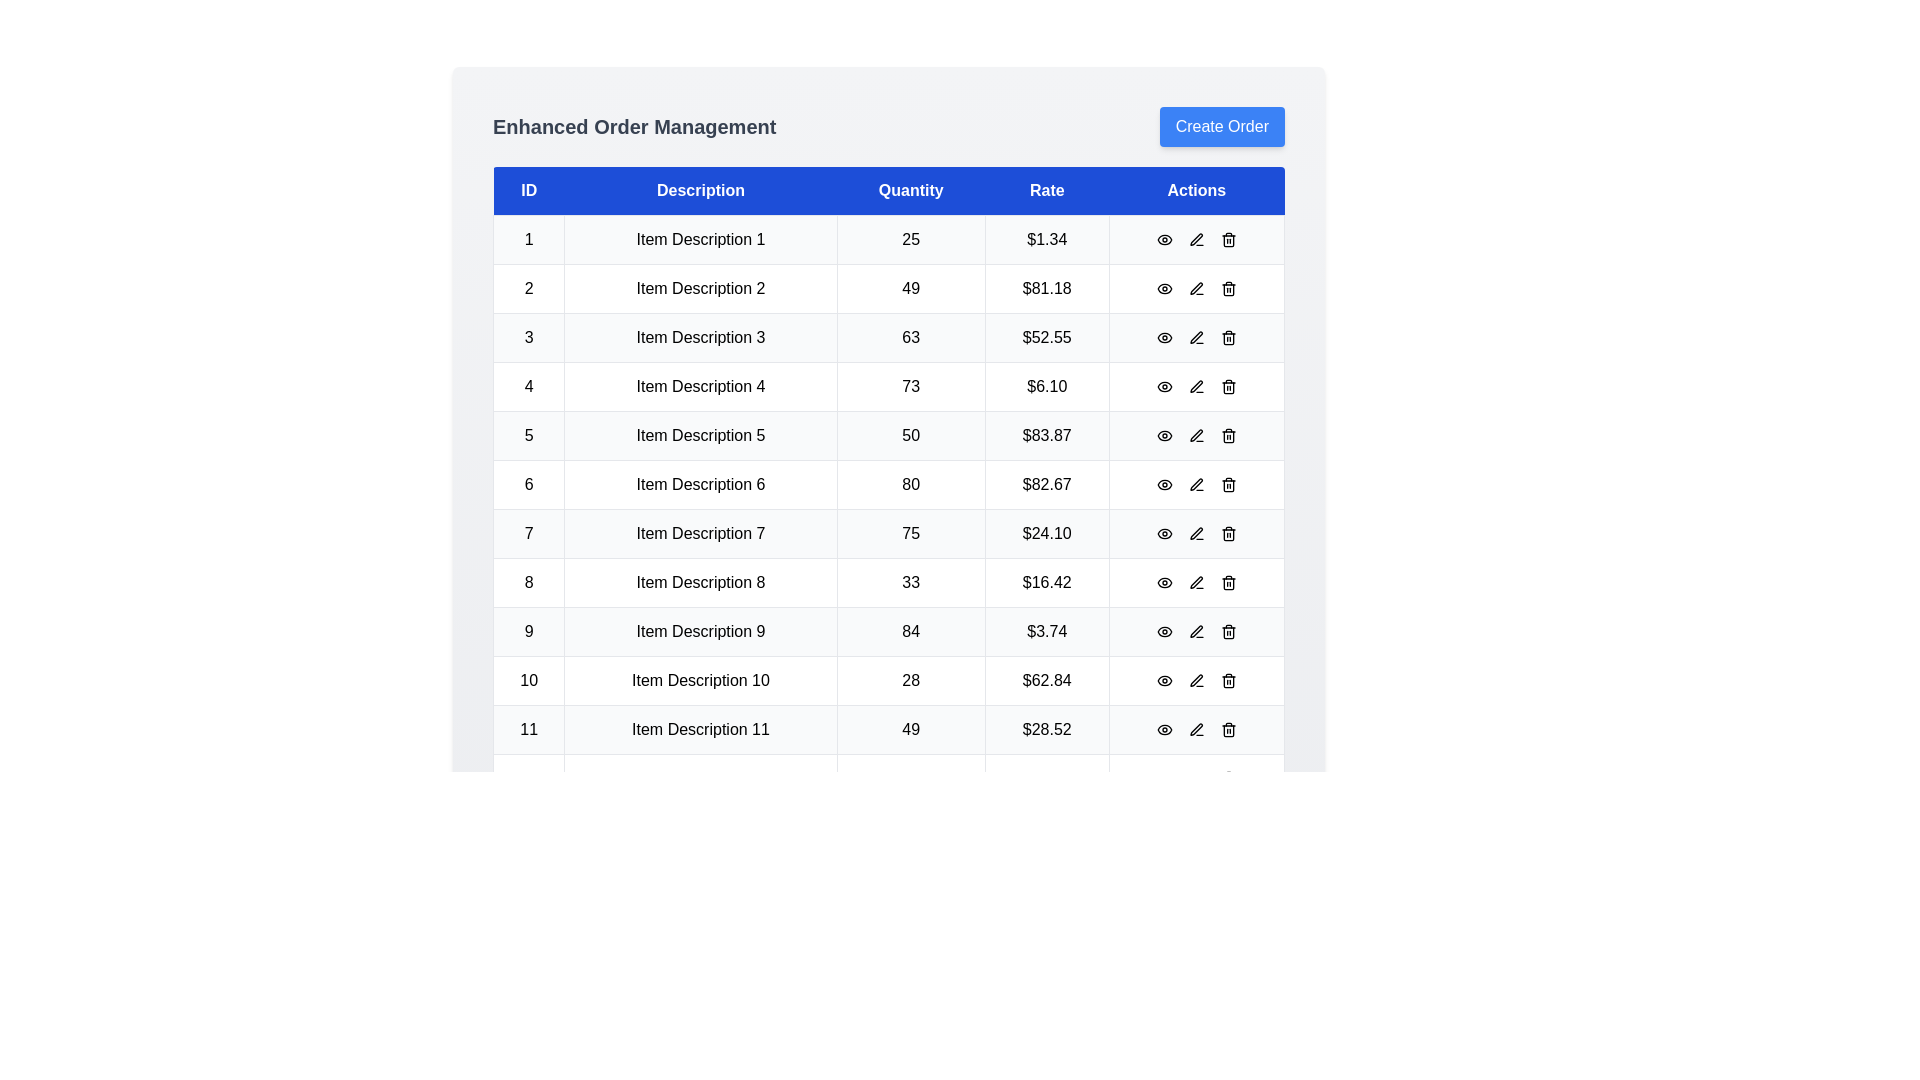 The height and width of the screenshot is (1080, 1920). I want to click on the 'Create Order' button to initiate the creation of a new order, so click(1221, 127).